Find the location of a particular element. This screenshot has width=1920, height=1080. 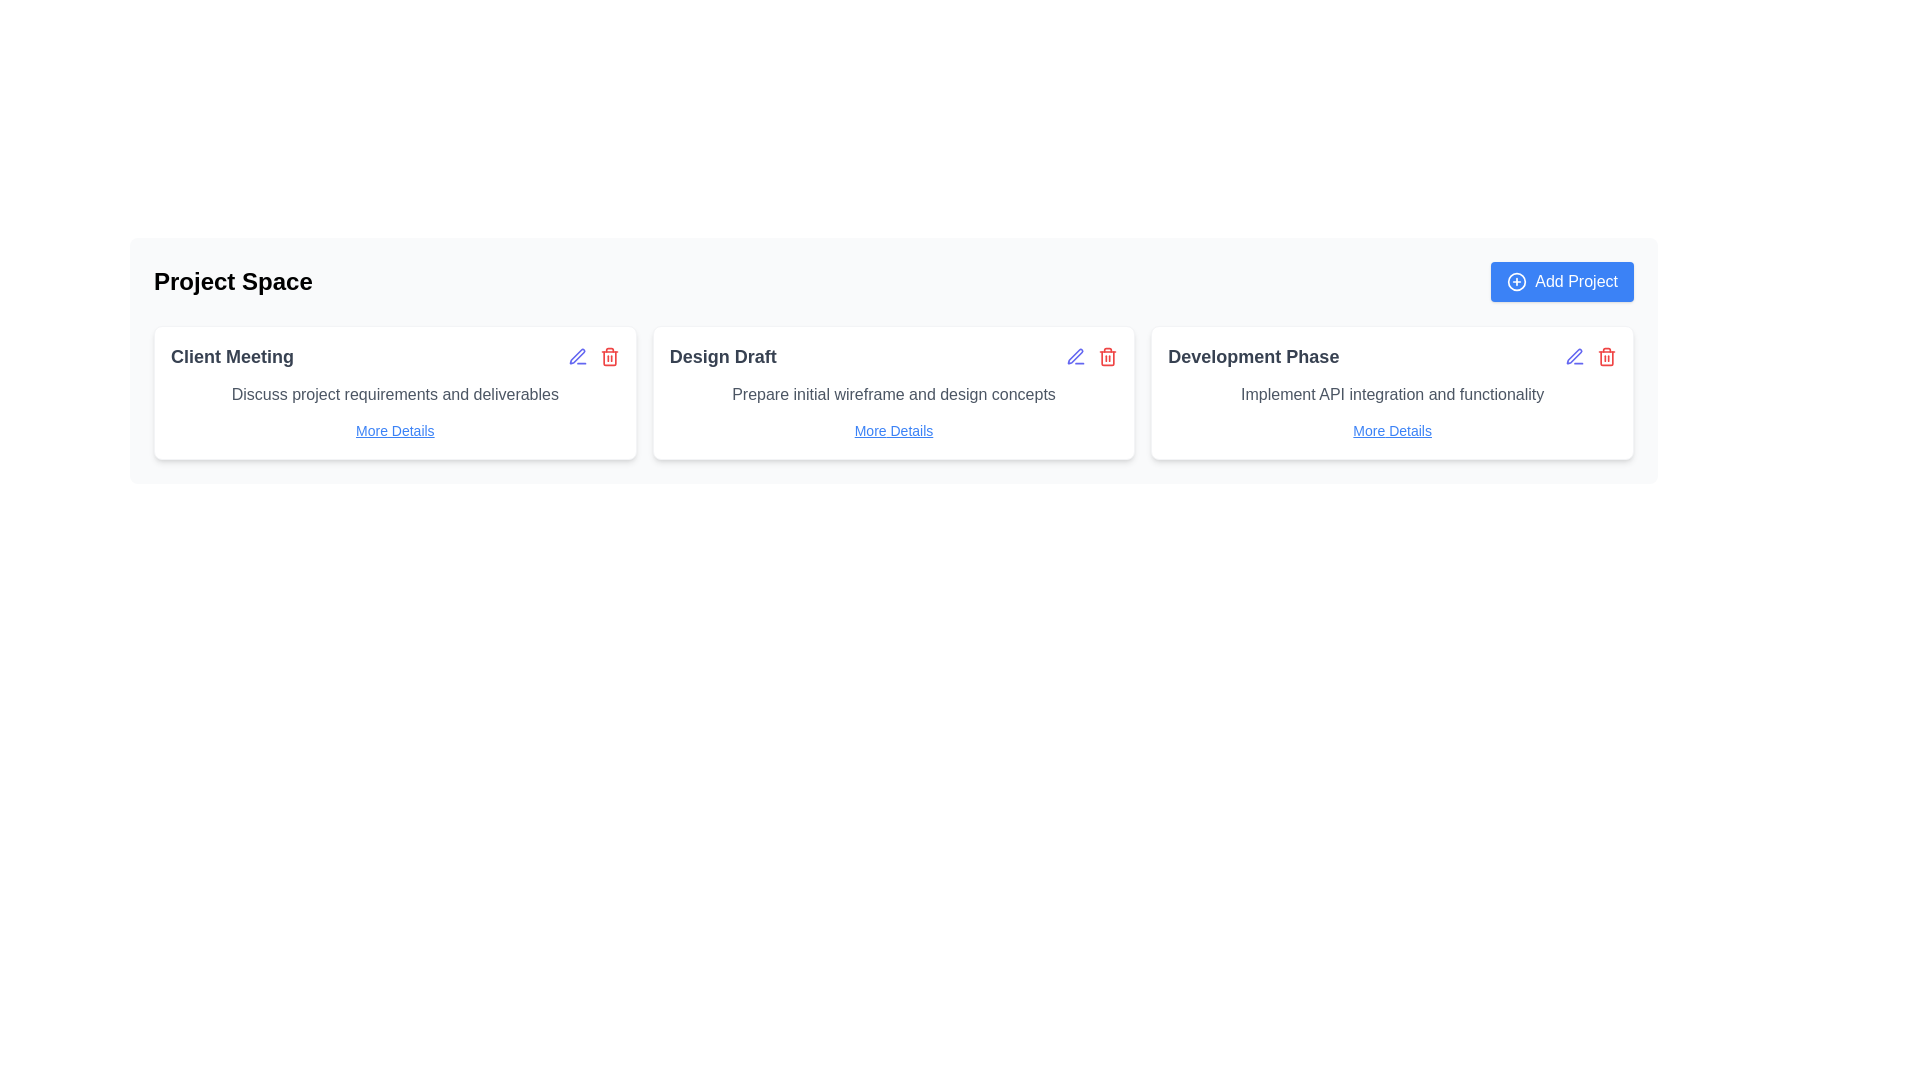

the 'More Details' hyperlink located at the bottom of the 'Design Draft' card is located at coordinates (892, 430).